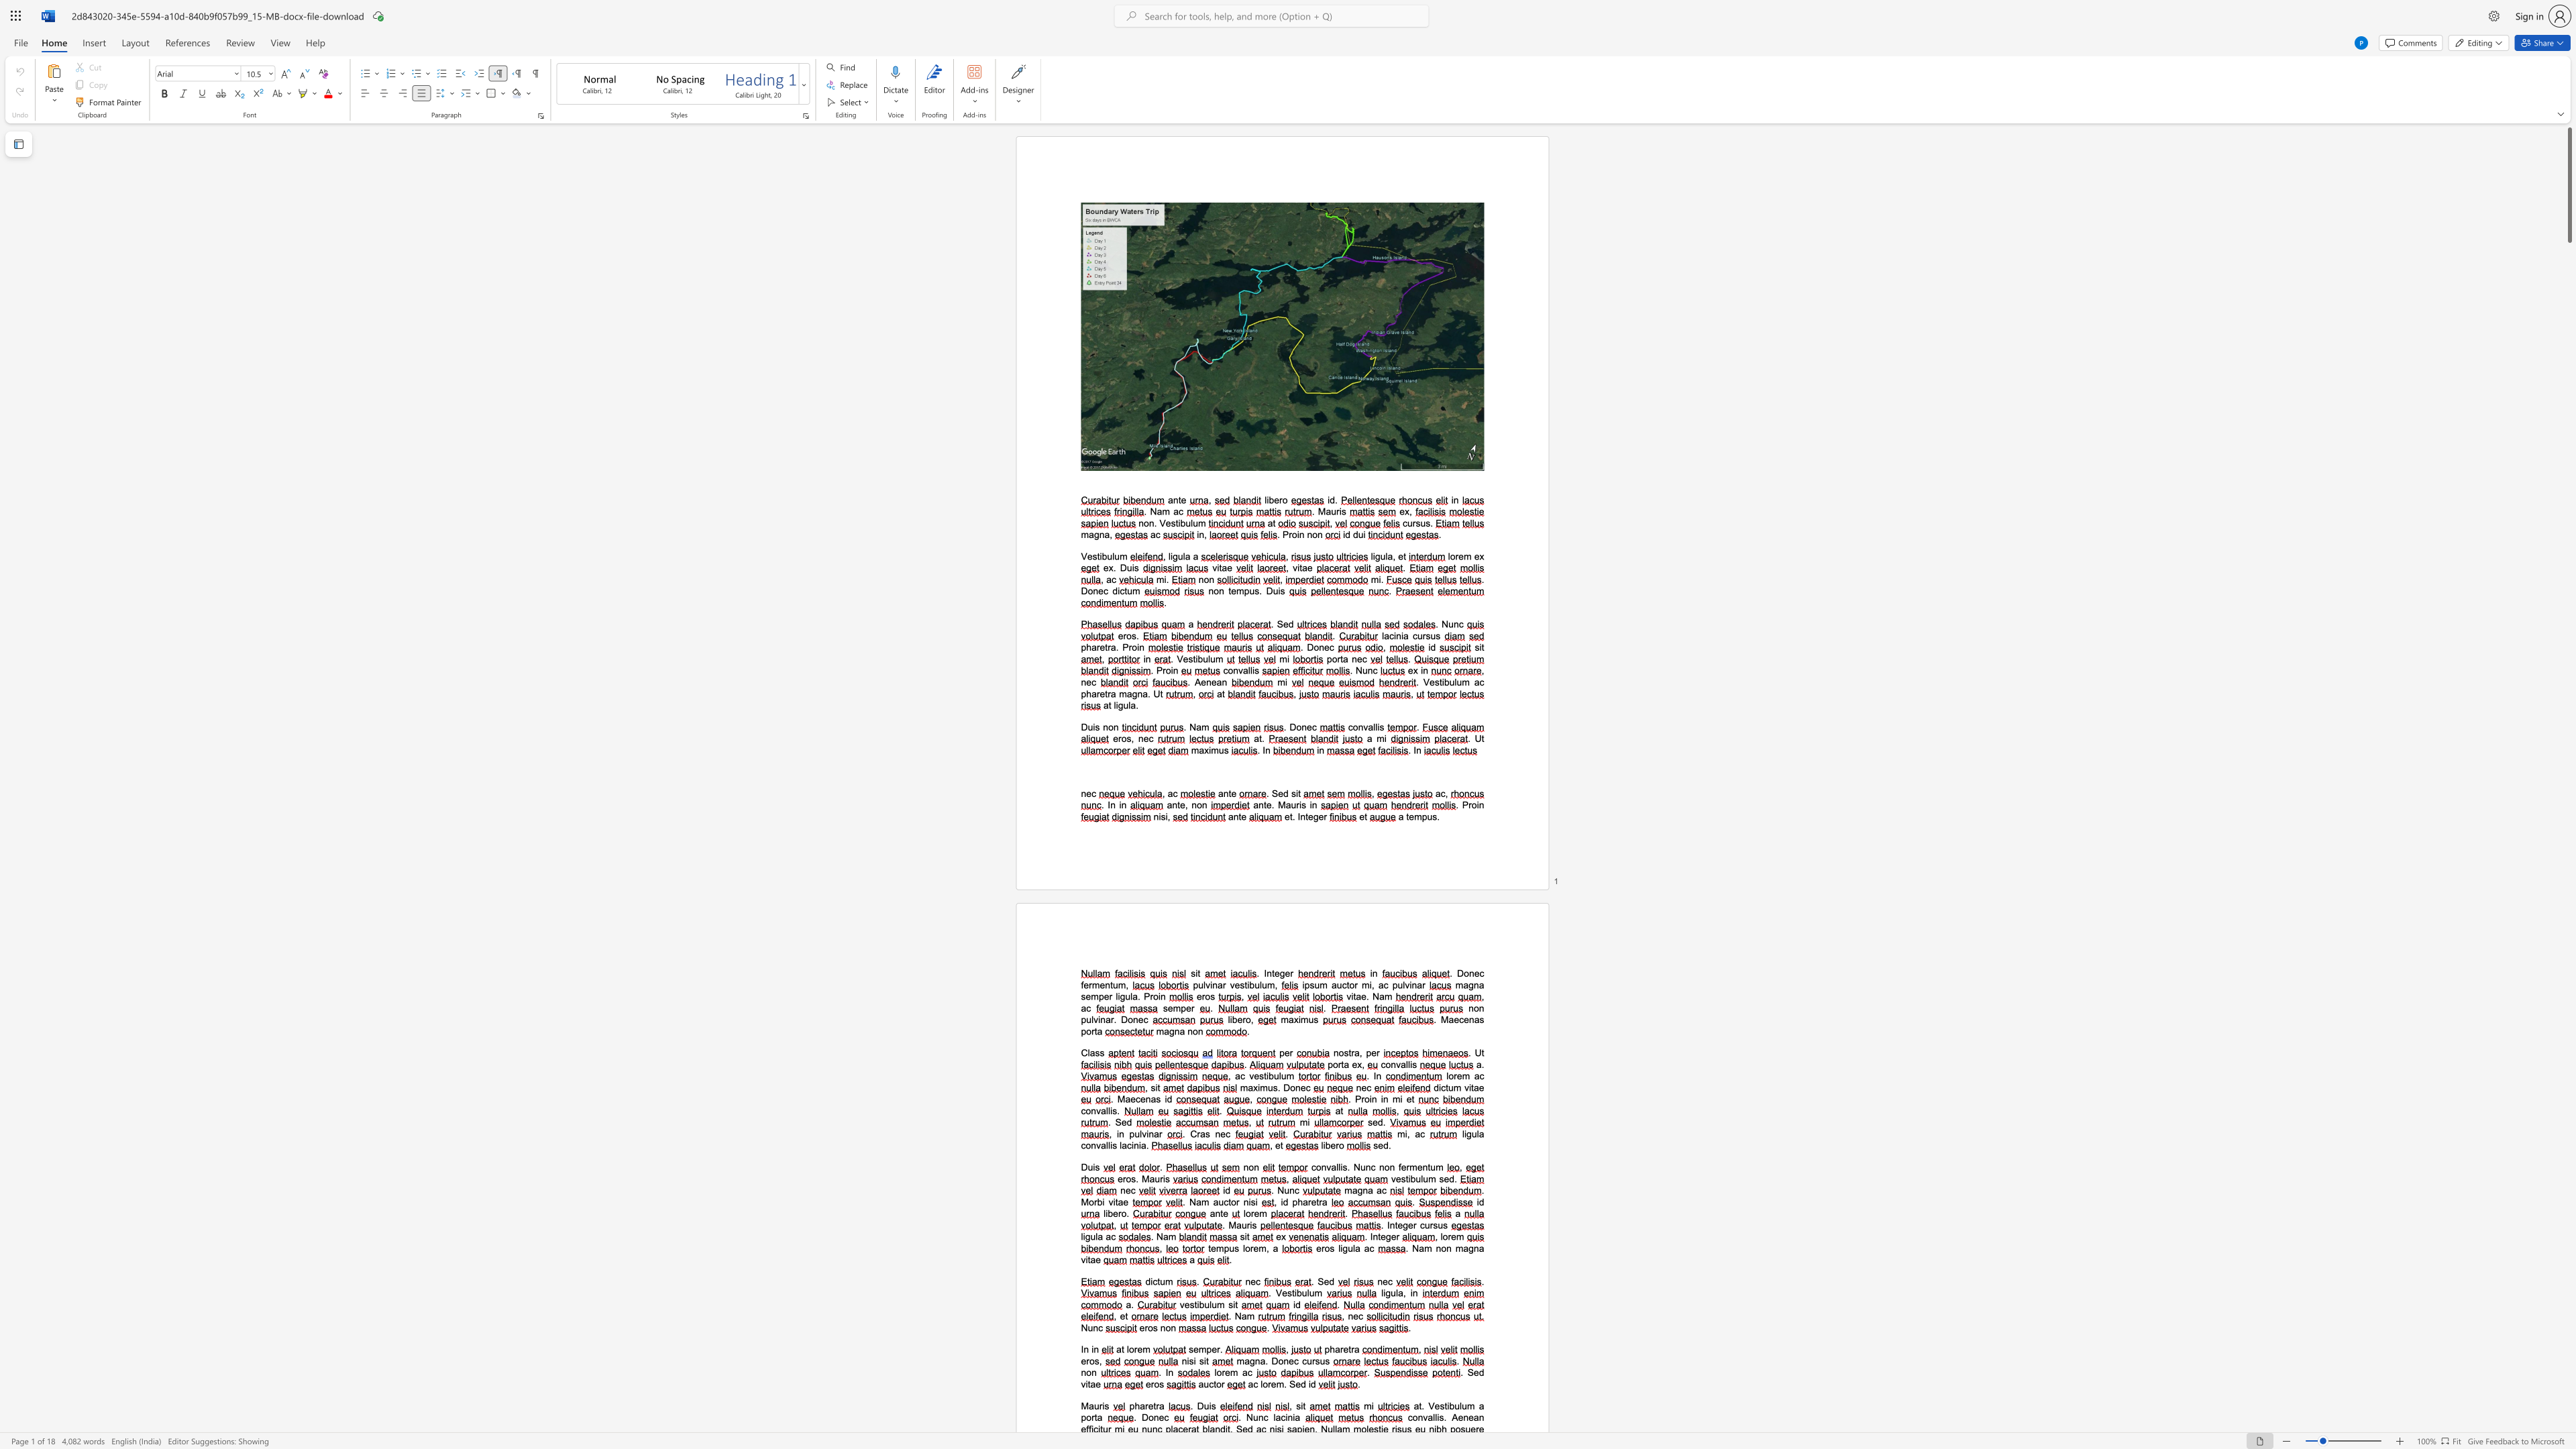 The height and width of the screenshot is (1449, 2576). I want to click on the space between the continuous character "e" and "d" in the text, so click(1283, 793).